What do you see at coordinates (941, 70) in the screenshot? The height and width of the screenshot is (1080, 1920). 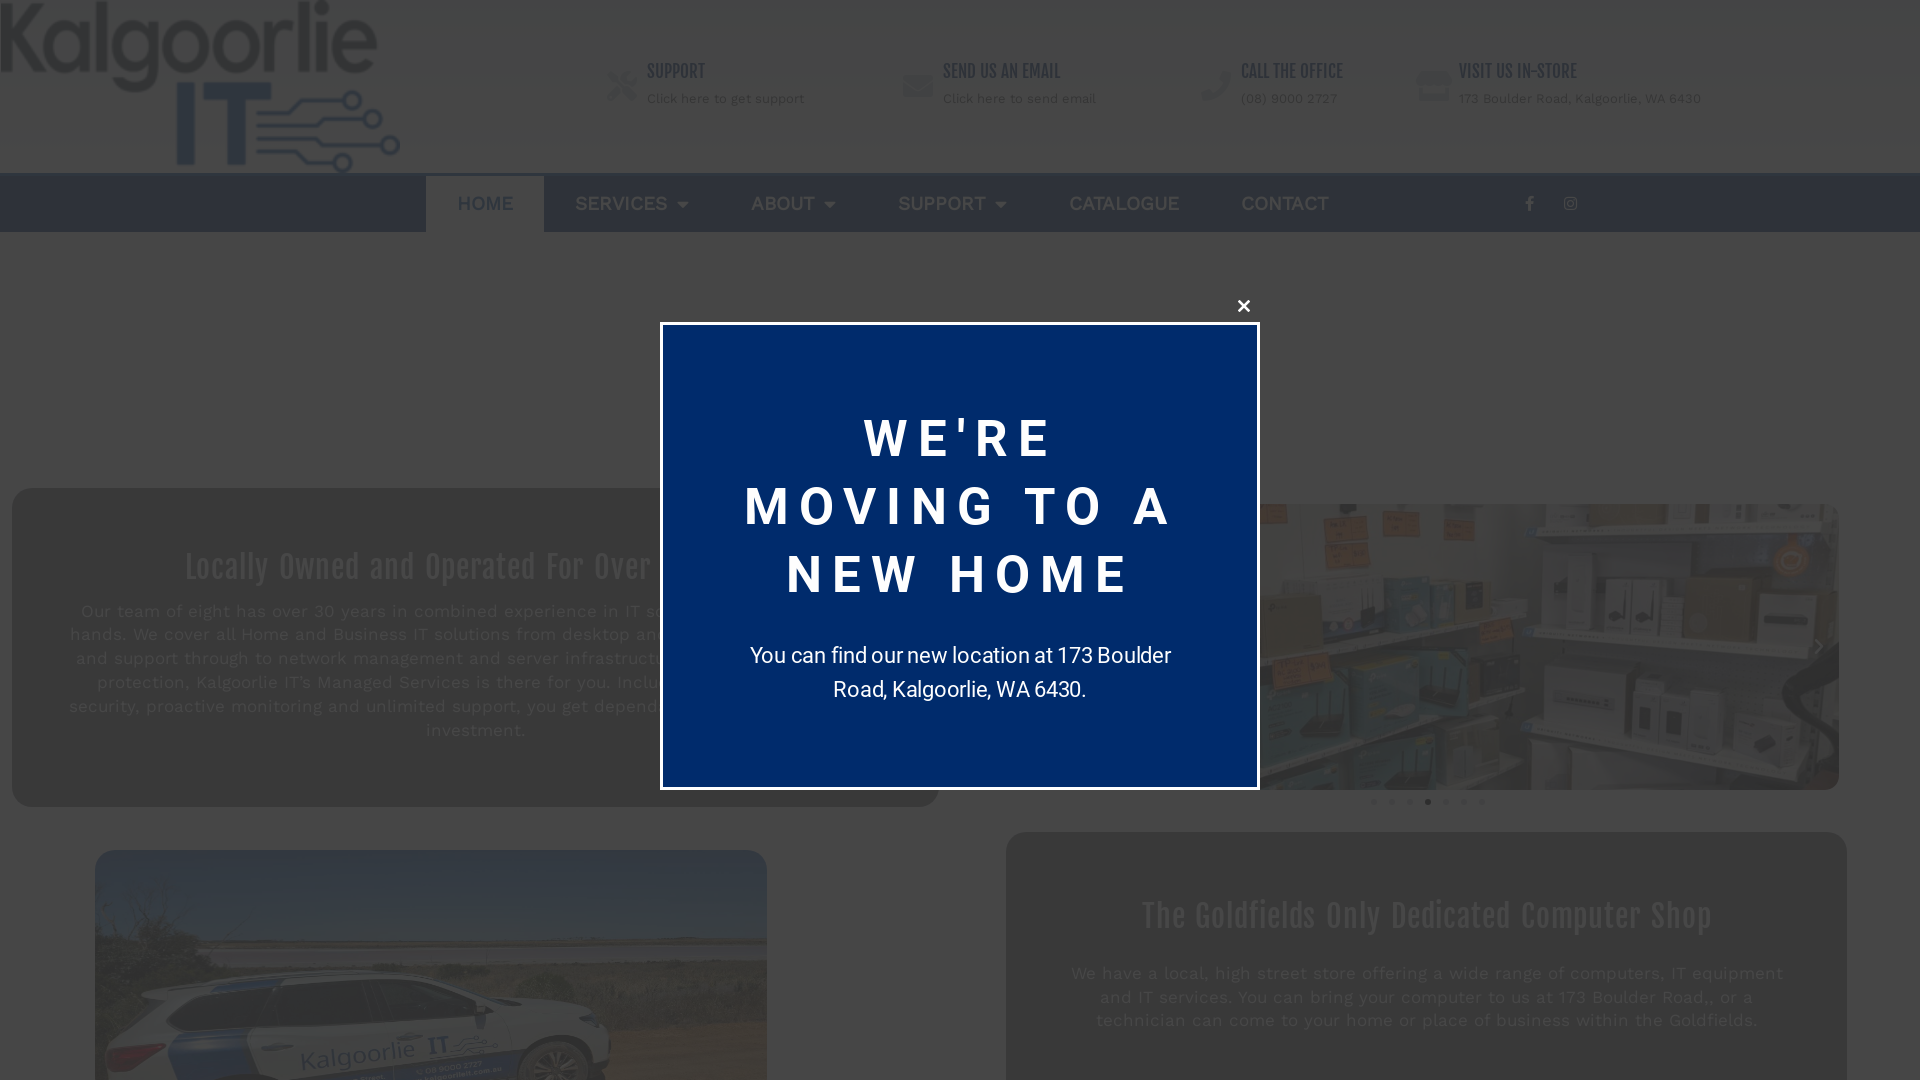 I see `'SEND US AN EMAIL'` at bounding box center [941, 70].